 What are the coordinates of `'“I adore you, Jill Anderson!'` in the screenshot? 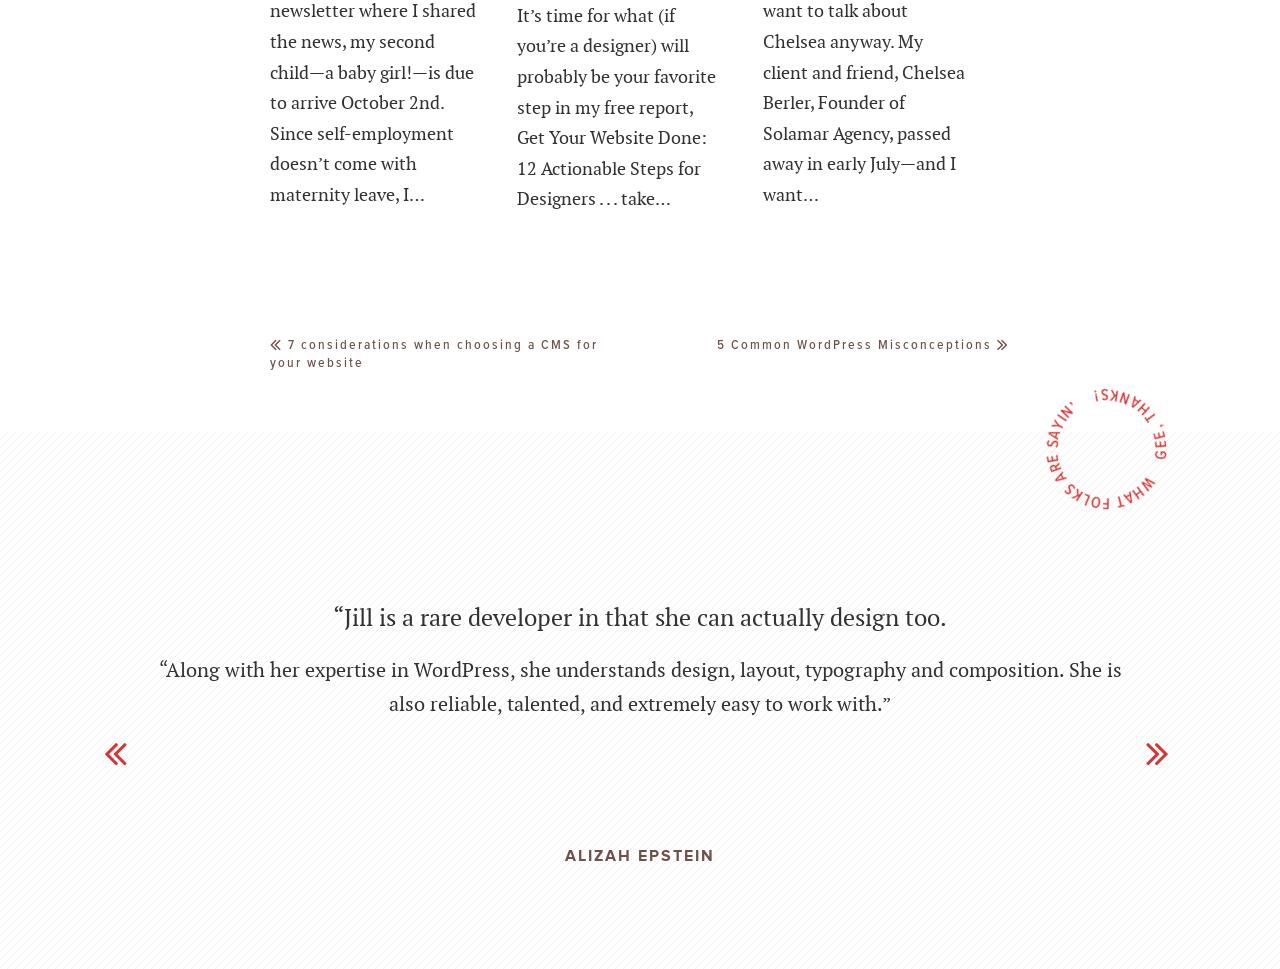 It's located at (638, 572).